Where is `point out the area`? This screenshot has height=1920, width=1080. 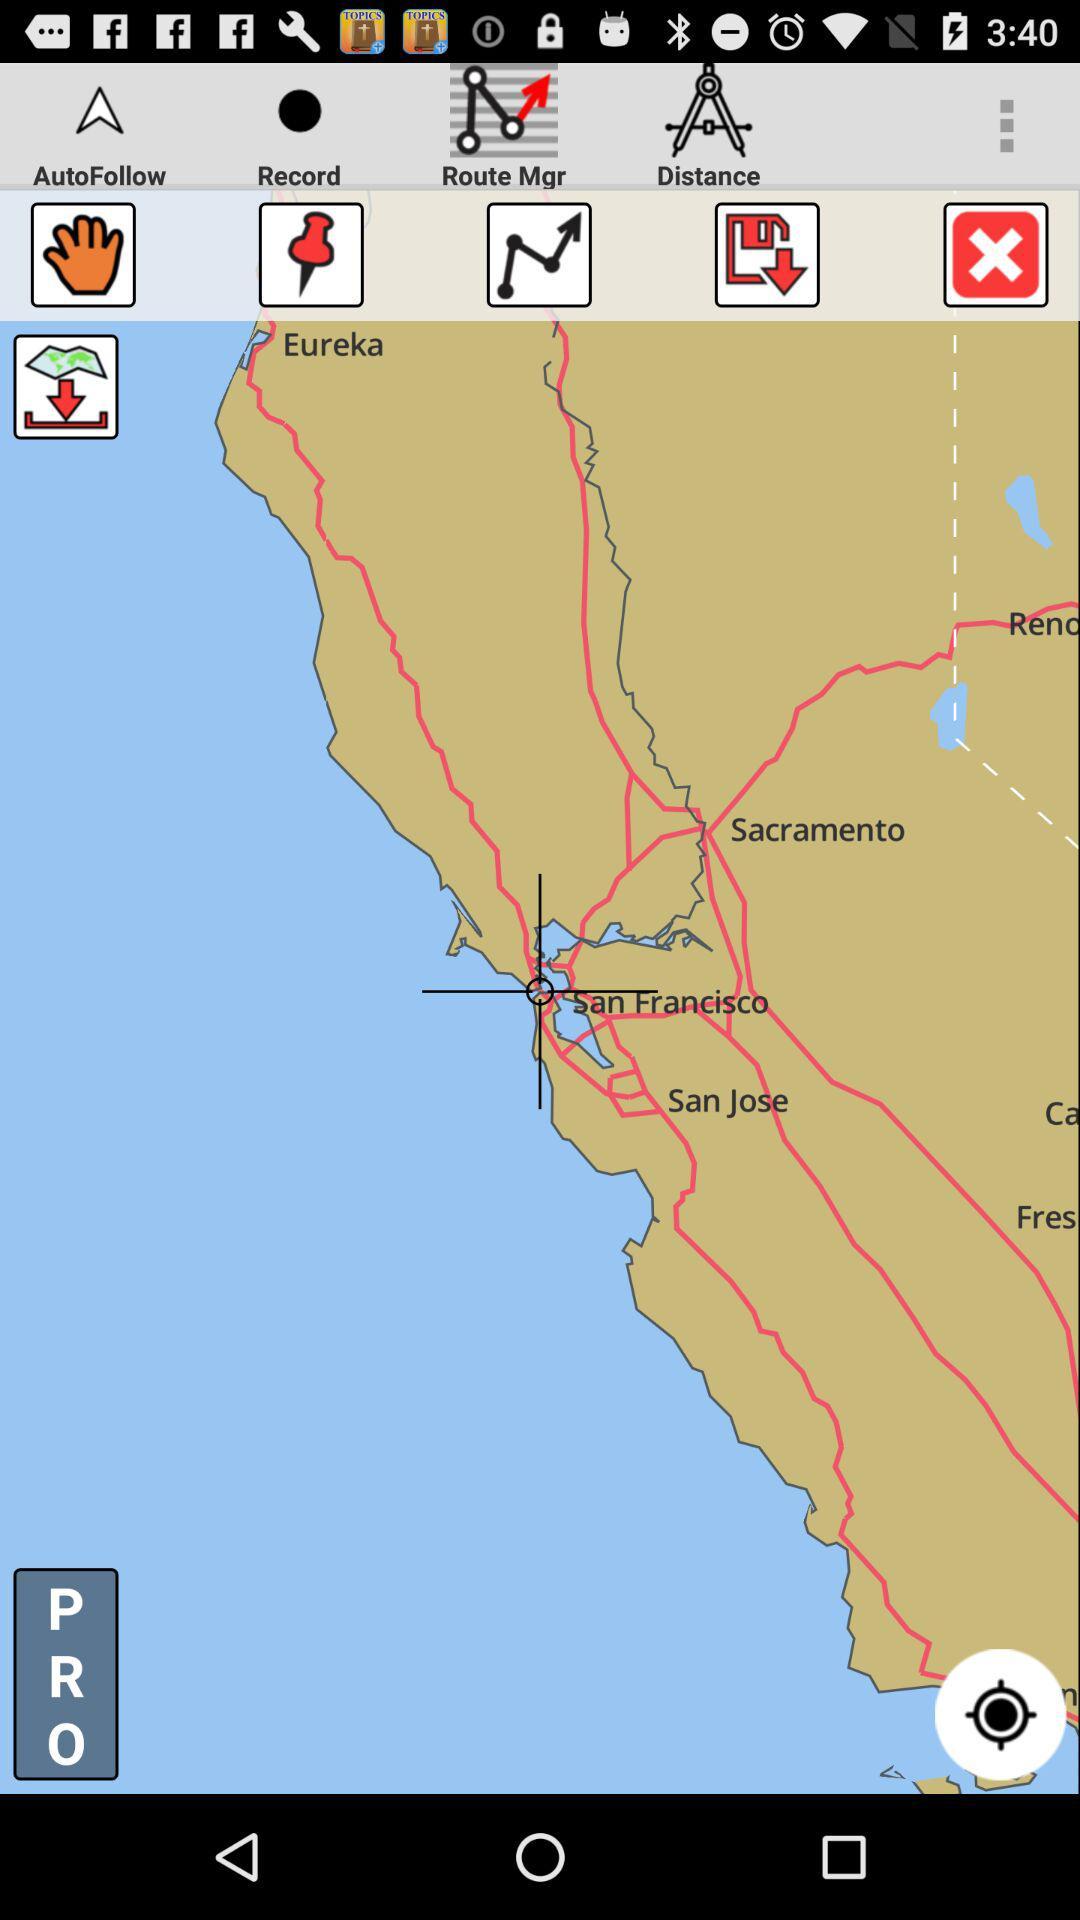
point out the area is located at coordinates (311, 253).